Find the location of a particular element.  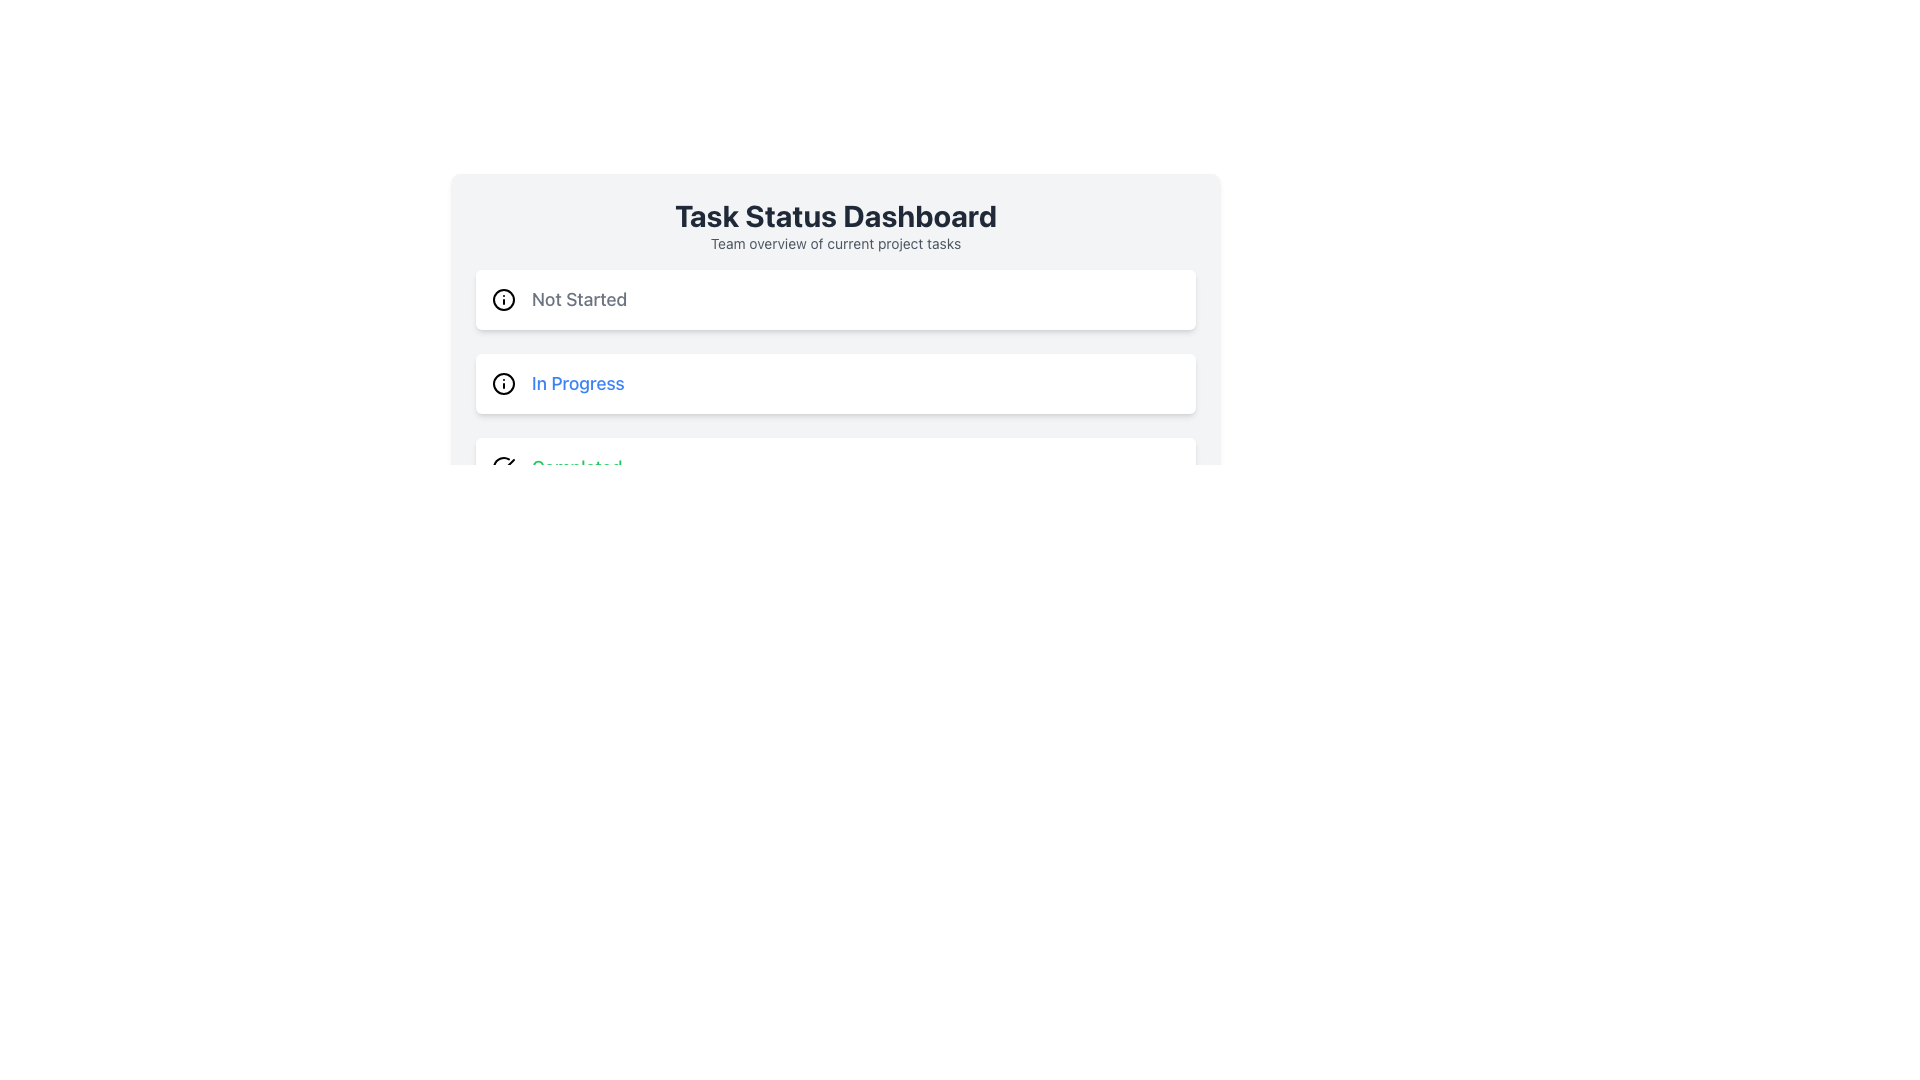

the 'Not Started' status icon located in the first item of the vertically stacked list is located at coordinates (504, 300).